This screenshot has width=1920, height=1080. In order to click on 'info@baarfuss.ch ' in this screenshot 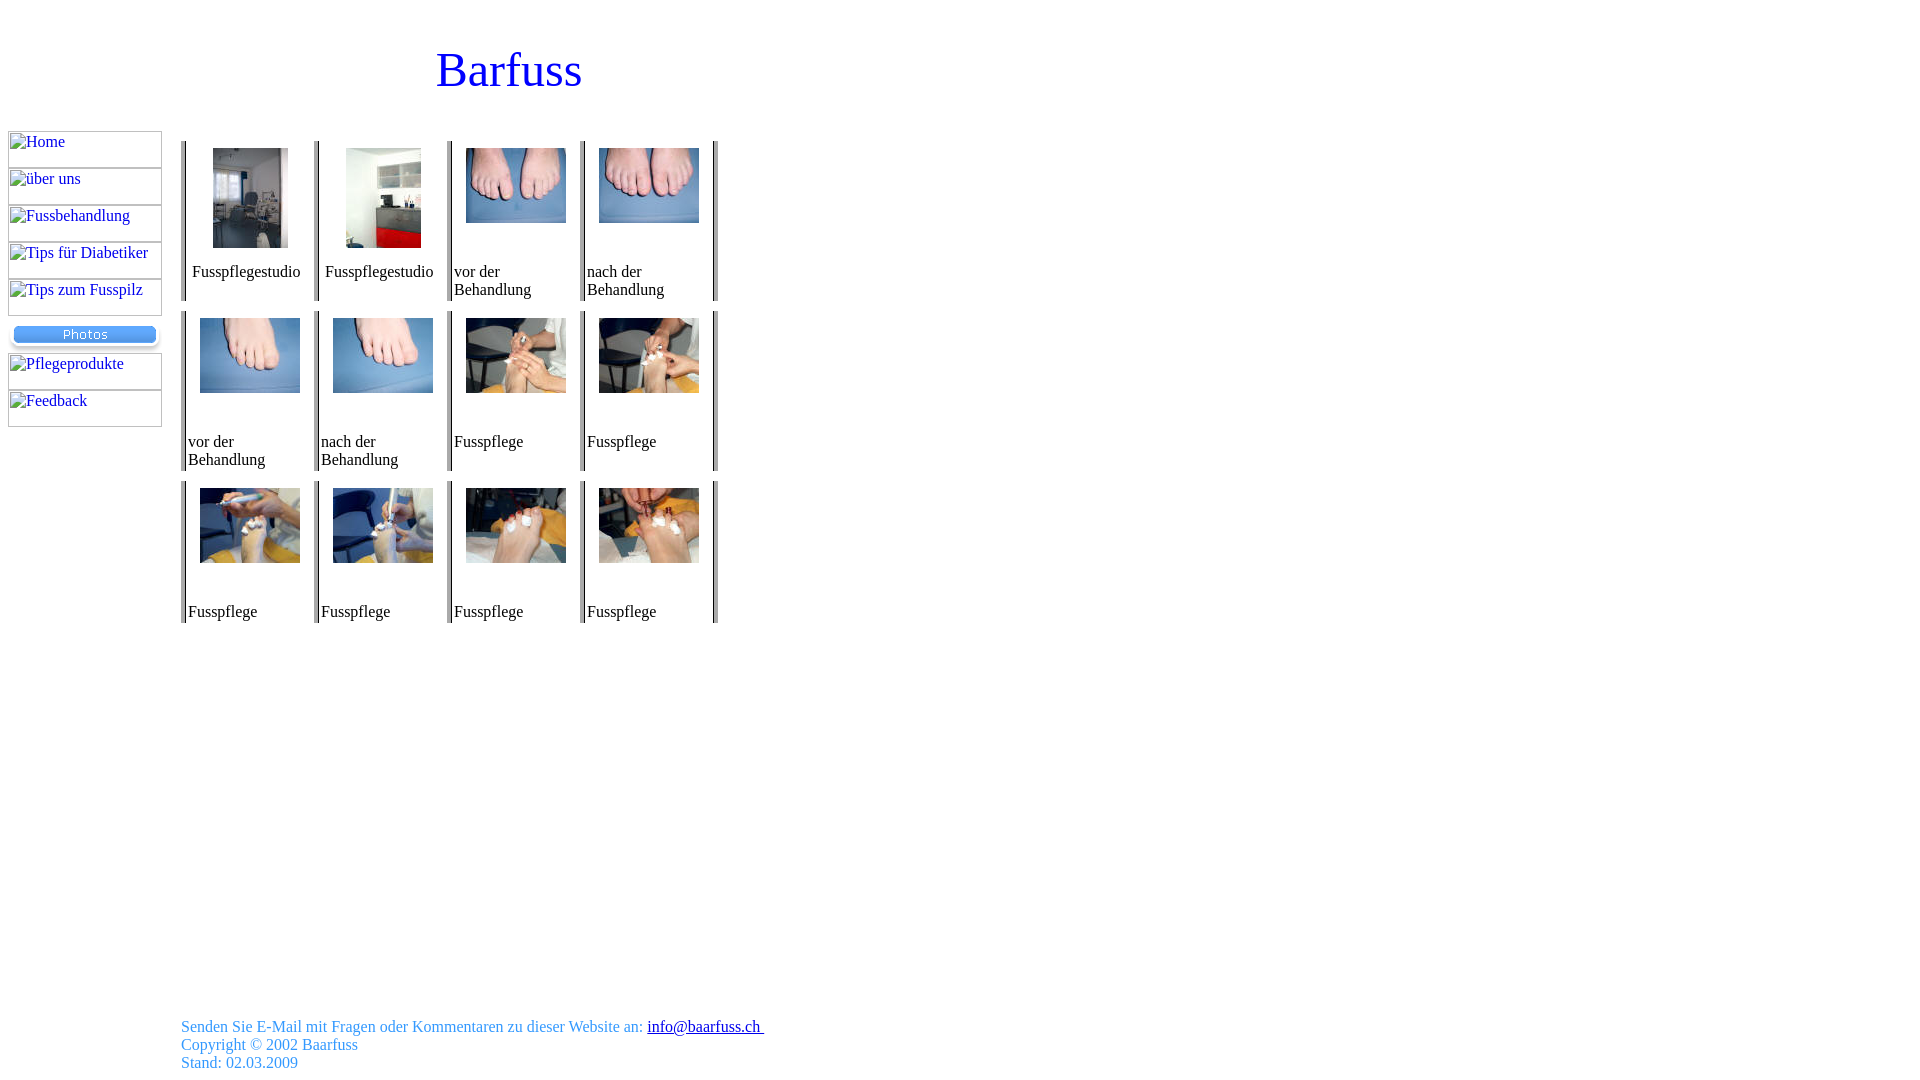, I will do `click(647, 1026)`.